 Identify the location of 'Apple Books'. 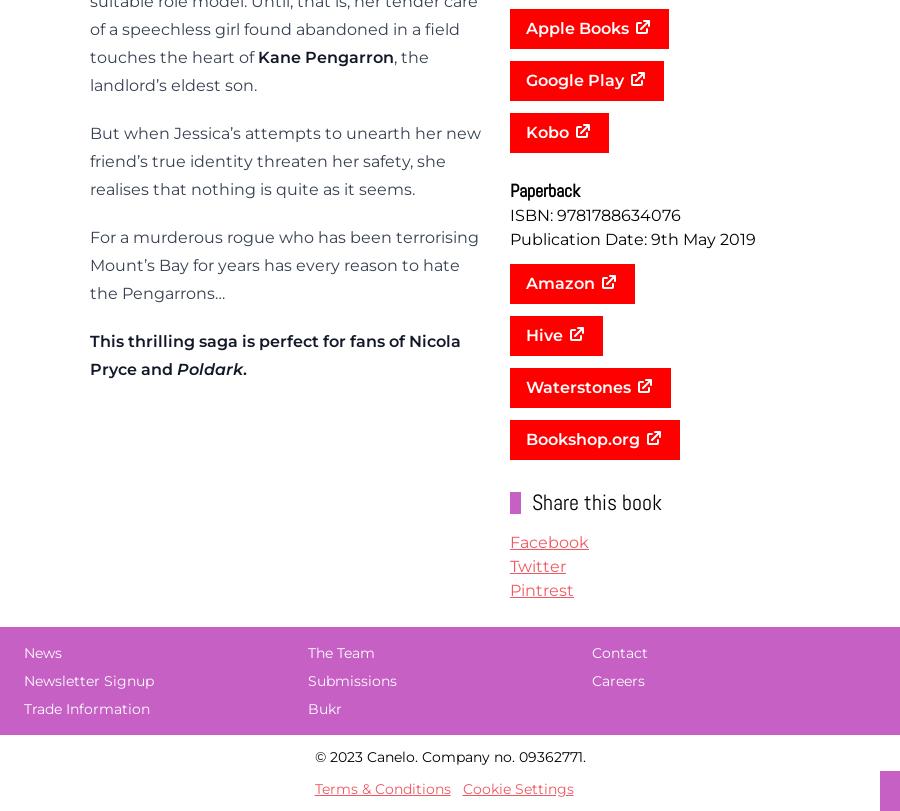
(577, 28).